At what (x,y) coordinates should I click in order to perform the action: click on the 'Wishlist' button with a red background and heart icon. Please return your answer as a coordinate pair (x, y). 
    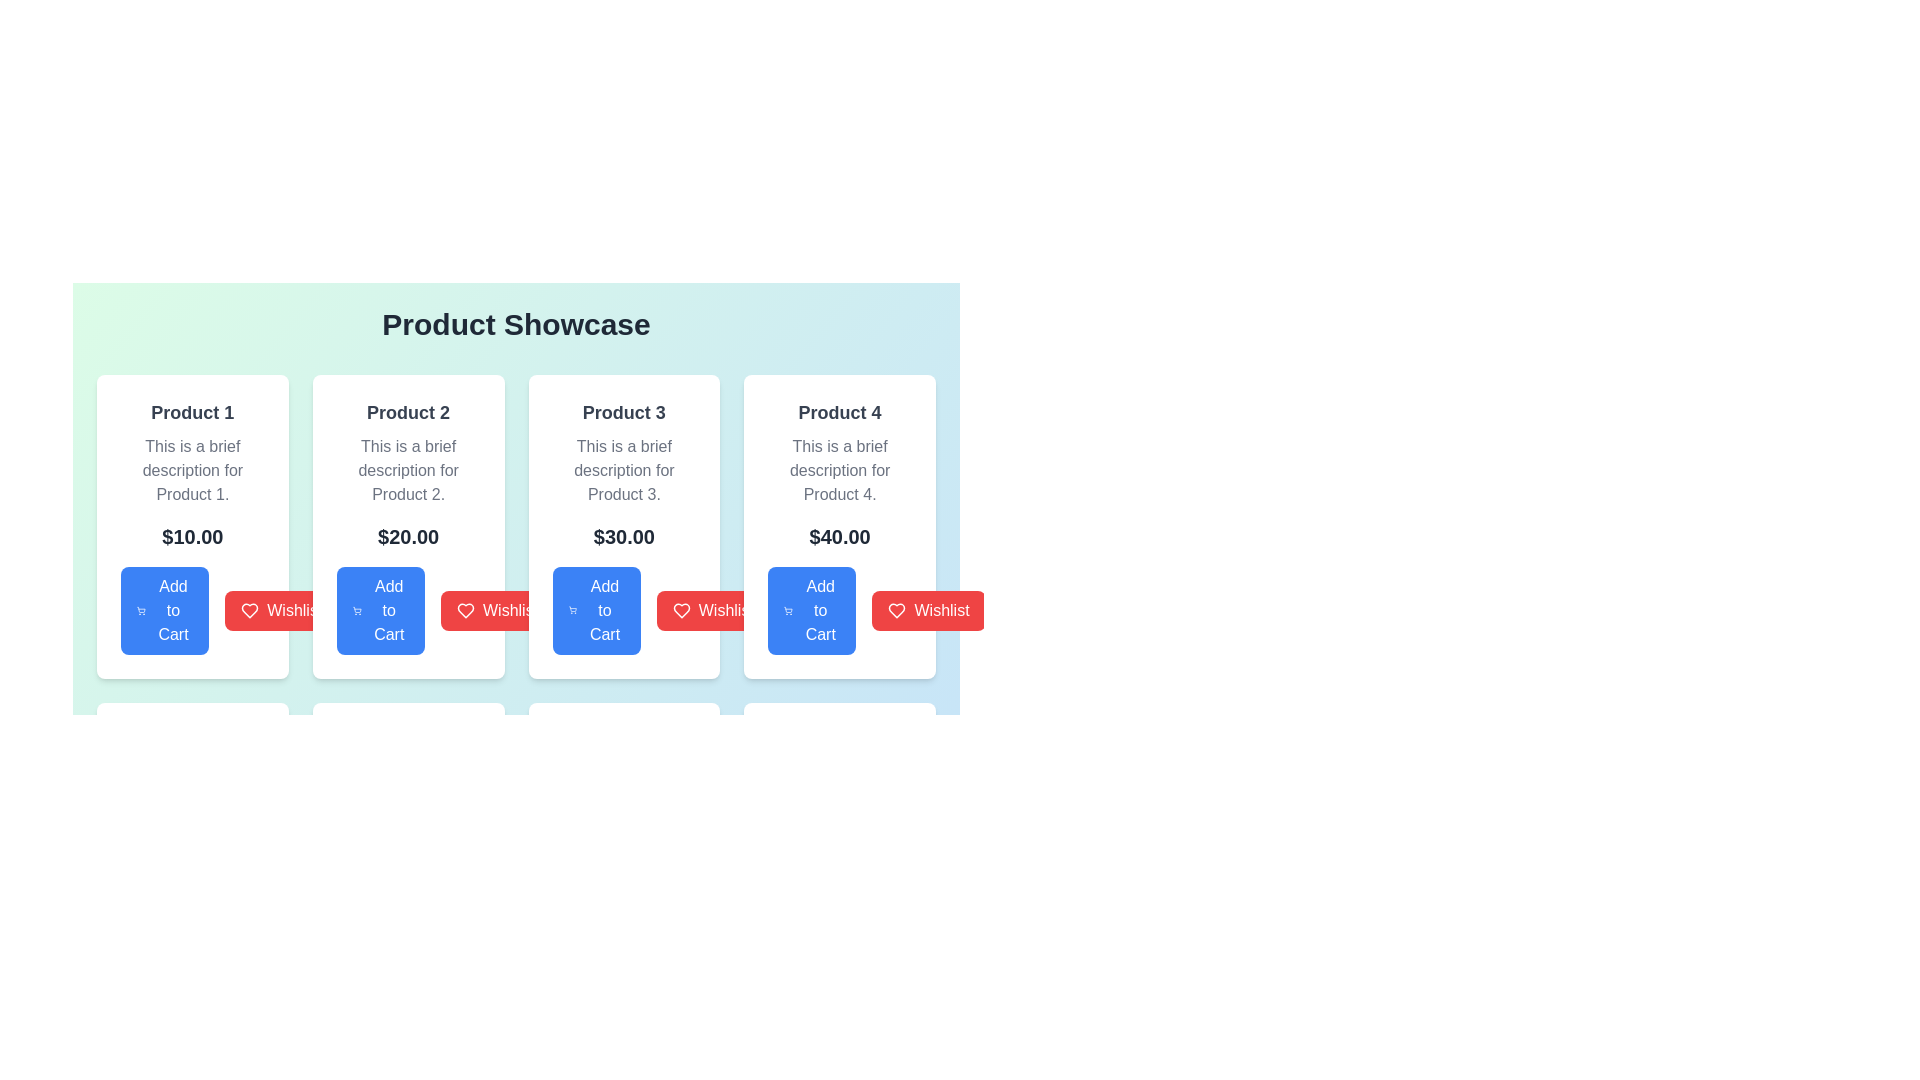
    Looking at the image, I should click on (497, 609).